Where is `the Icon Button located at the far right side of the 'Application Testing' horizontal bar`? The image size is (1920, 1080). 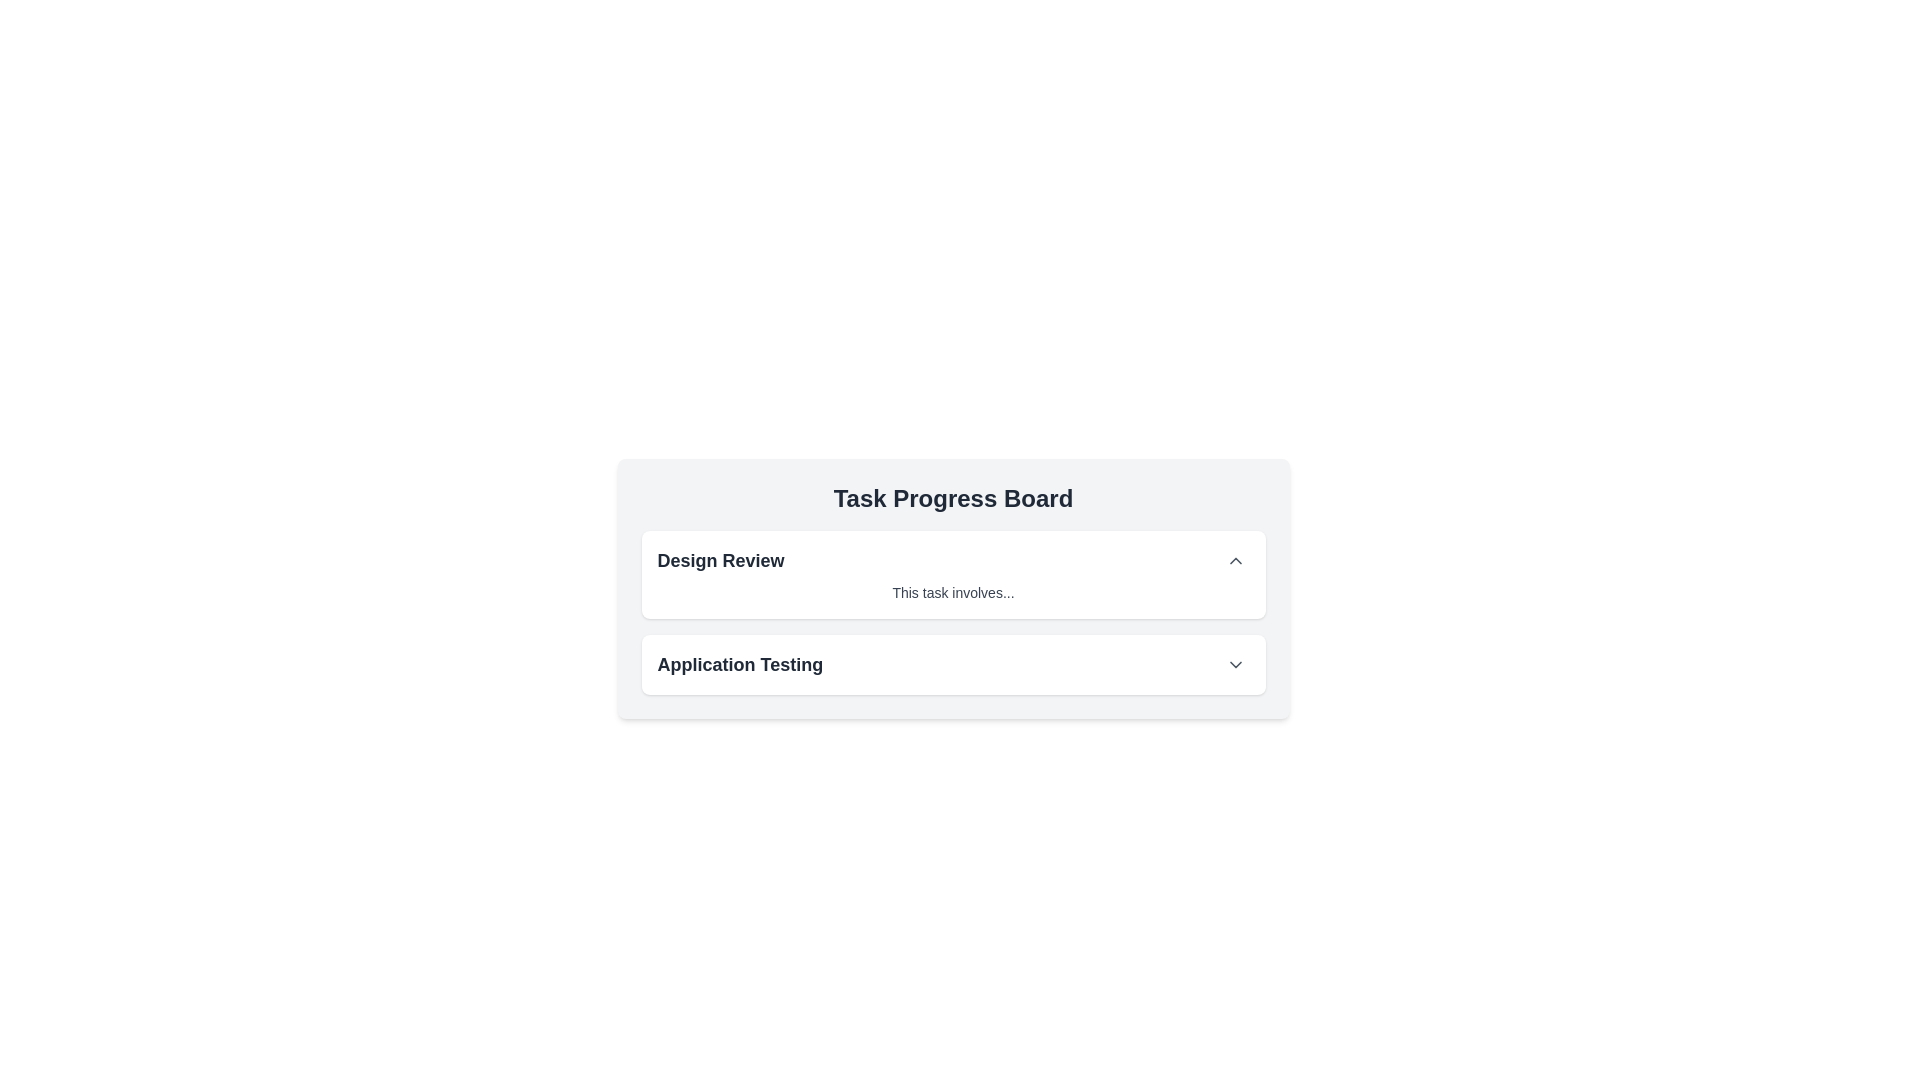 the Icon Button located at the far right side of the 'Application Testing' horizontal bar is located at coordinates (1234, 664).